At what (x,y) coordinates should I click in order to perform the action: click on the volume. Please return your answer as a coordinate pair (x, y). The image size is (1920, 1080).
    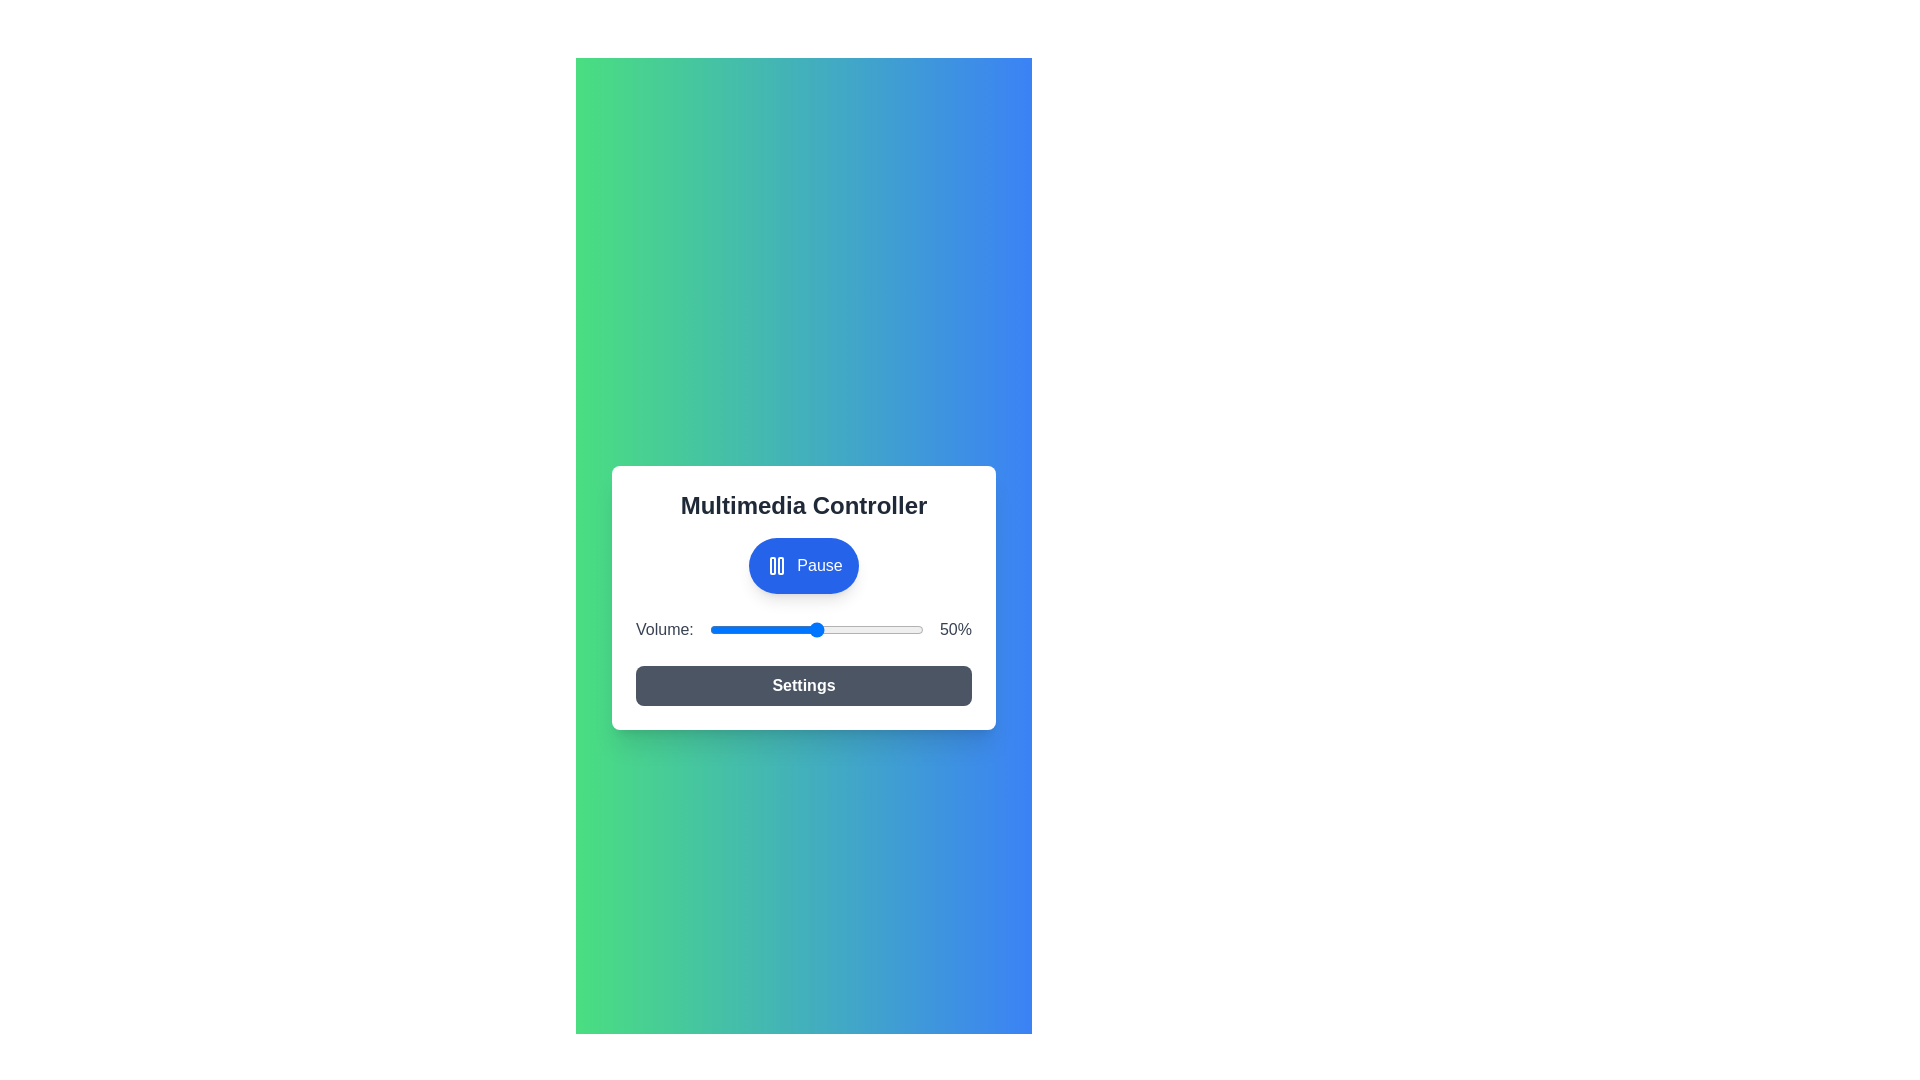
    Looking at the image, I should click on (728, 628).